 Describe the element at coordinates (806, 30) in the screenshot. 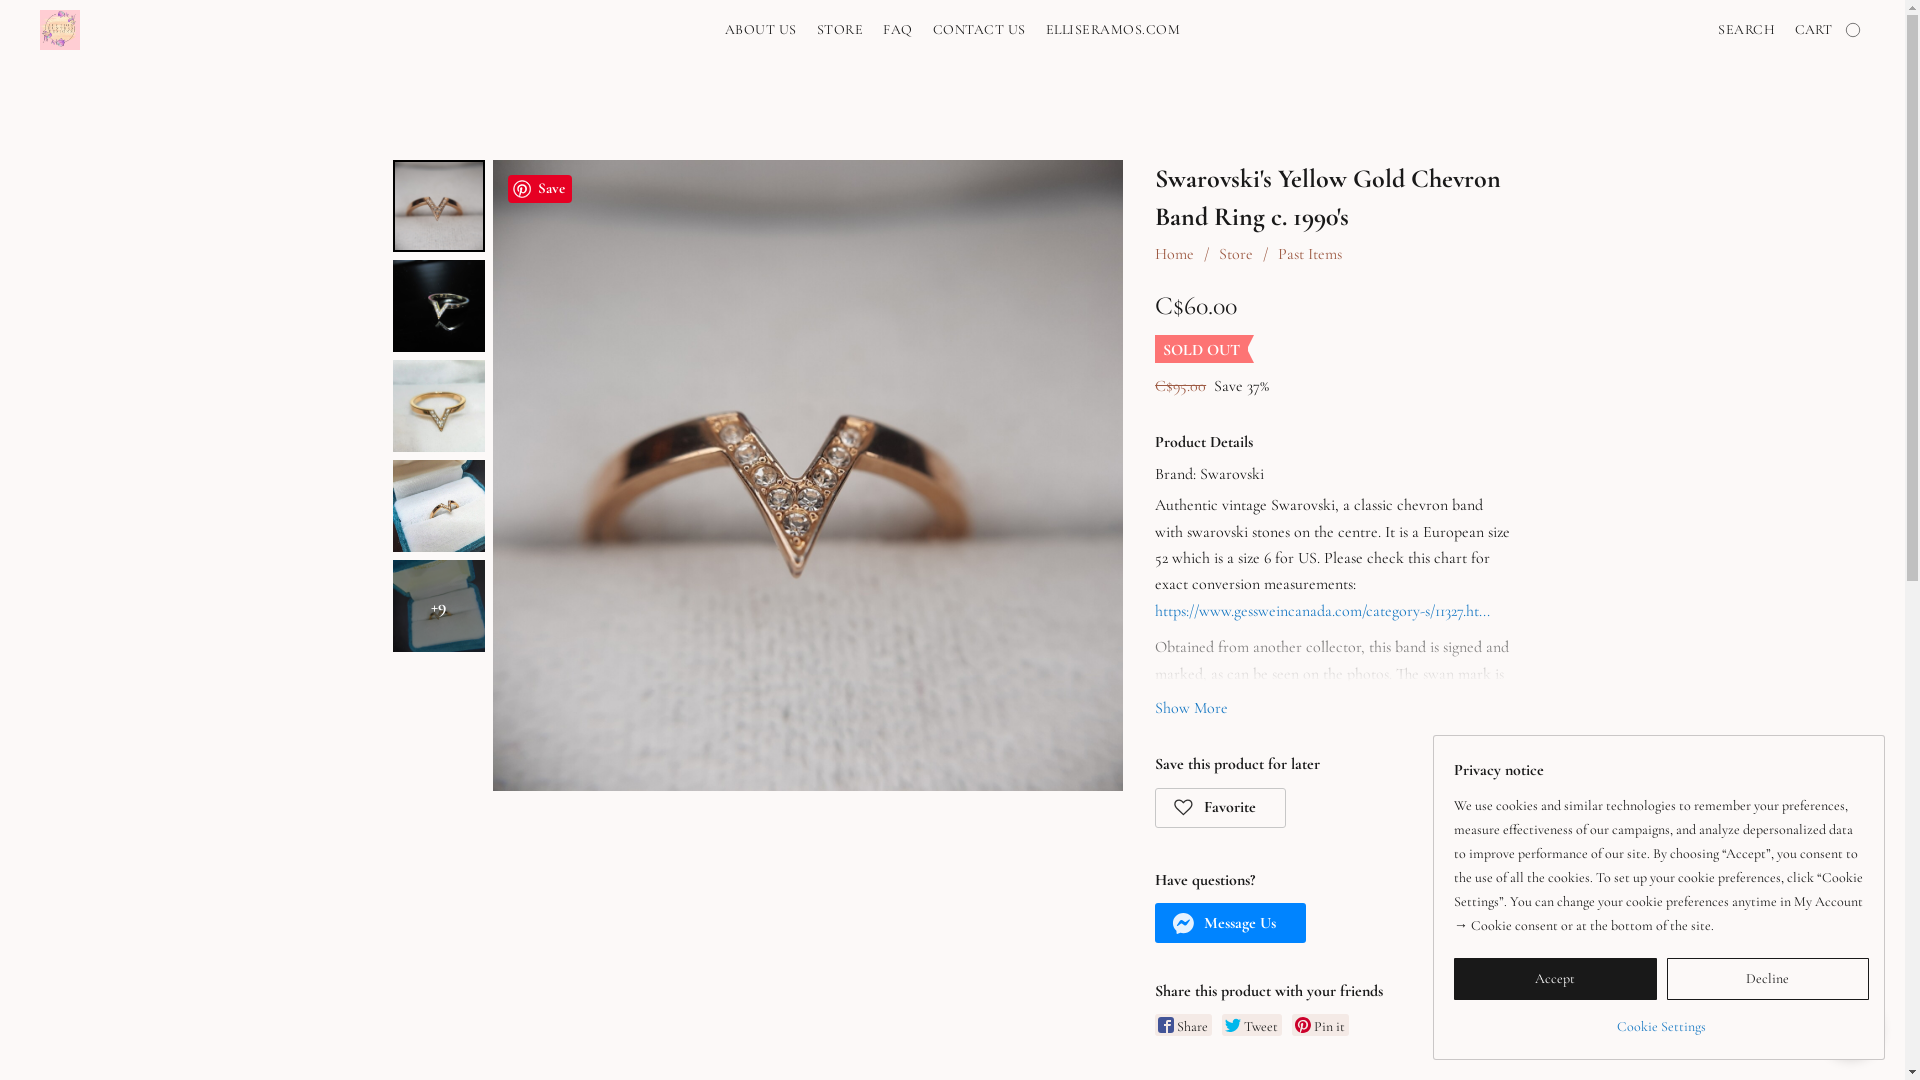

I see `'STORE'` at that location.